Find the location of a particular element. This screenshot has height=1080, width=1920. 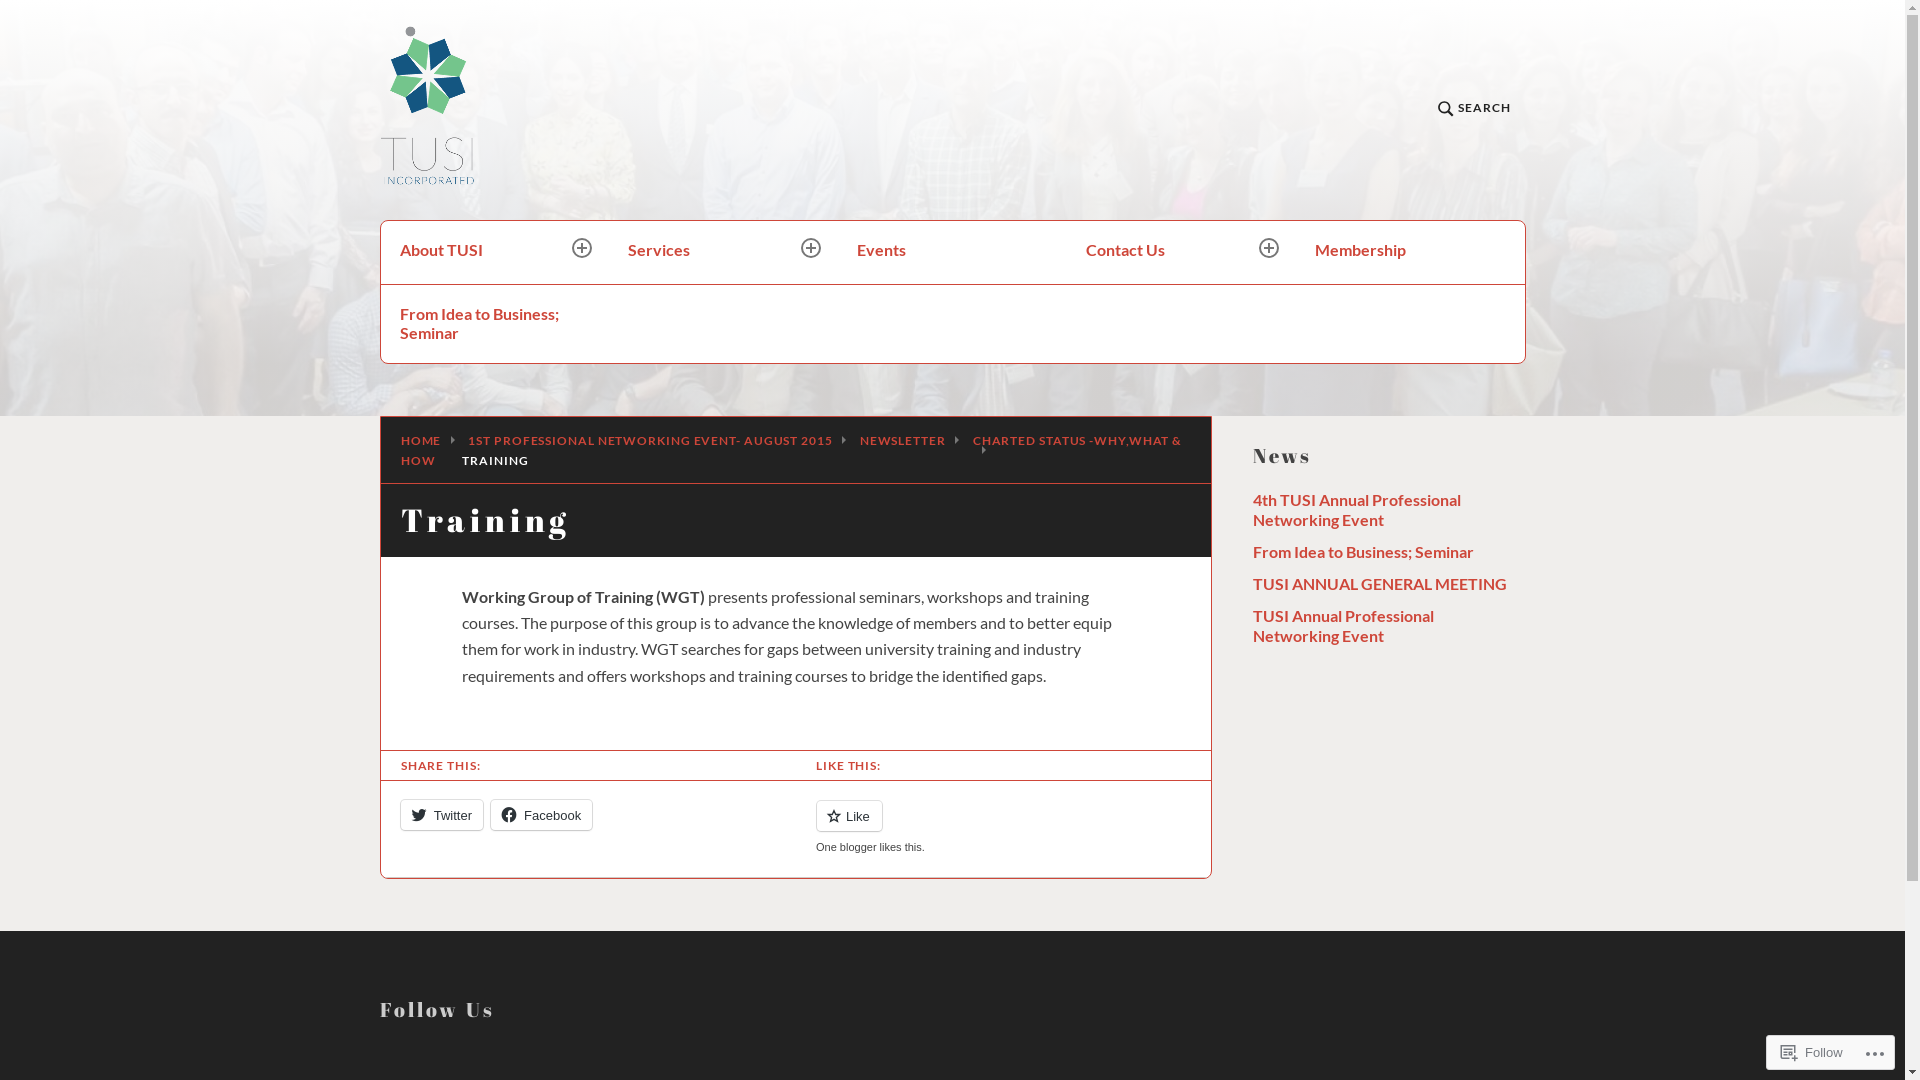

'Search' is located at coordinates (448, 245).